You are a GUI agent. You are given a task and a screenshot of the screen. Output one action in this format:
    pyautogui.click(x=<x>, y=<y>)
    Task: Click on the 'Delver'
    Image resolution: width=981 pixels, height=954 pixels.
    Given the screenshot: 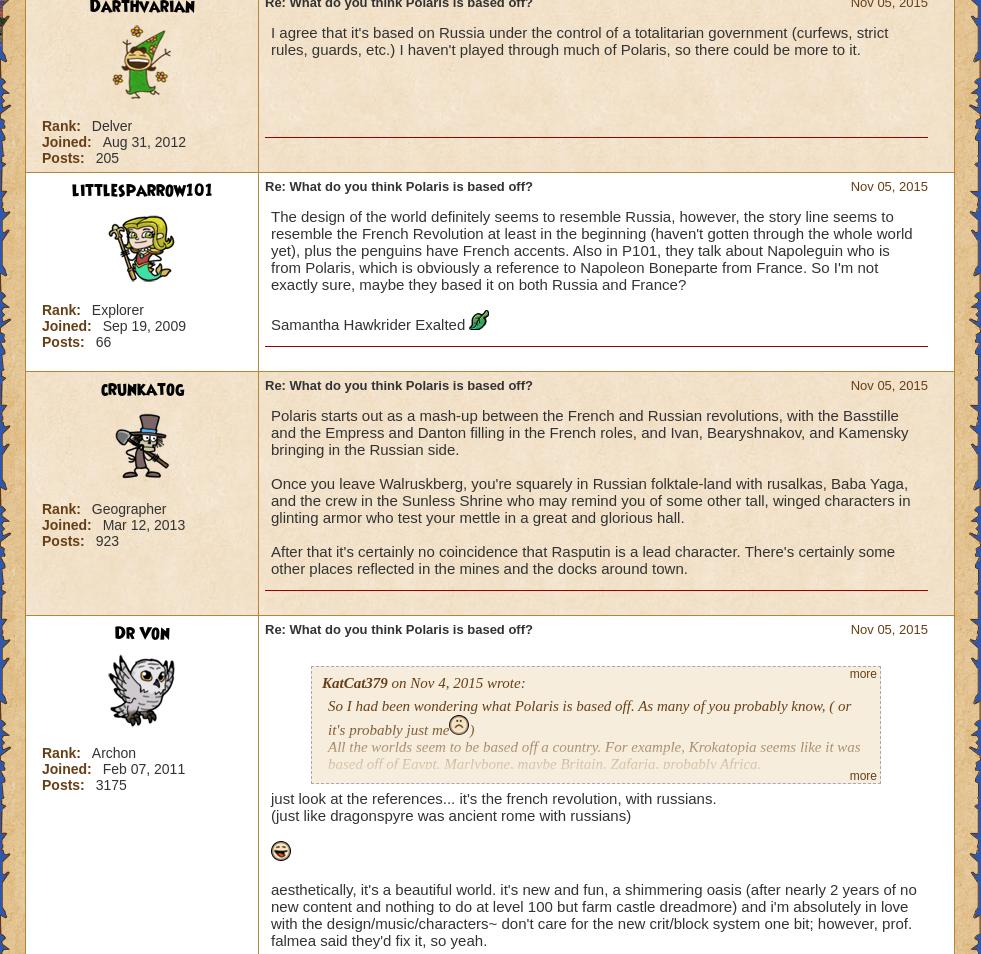 What is the action you would take?
    pyautogui.click(x=110, y=125)
    